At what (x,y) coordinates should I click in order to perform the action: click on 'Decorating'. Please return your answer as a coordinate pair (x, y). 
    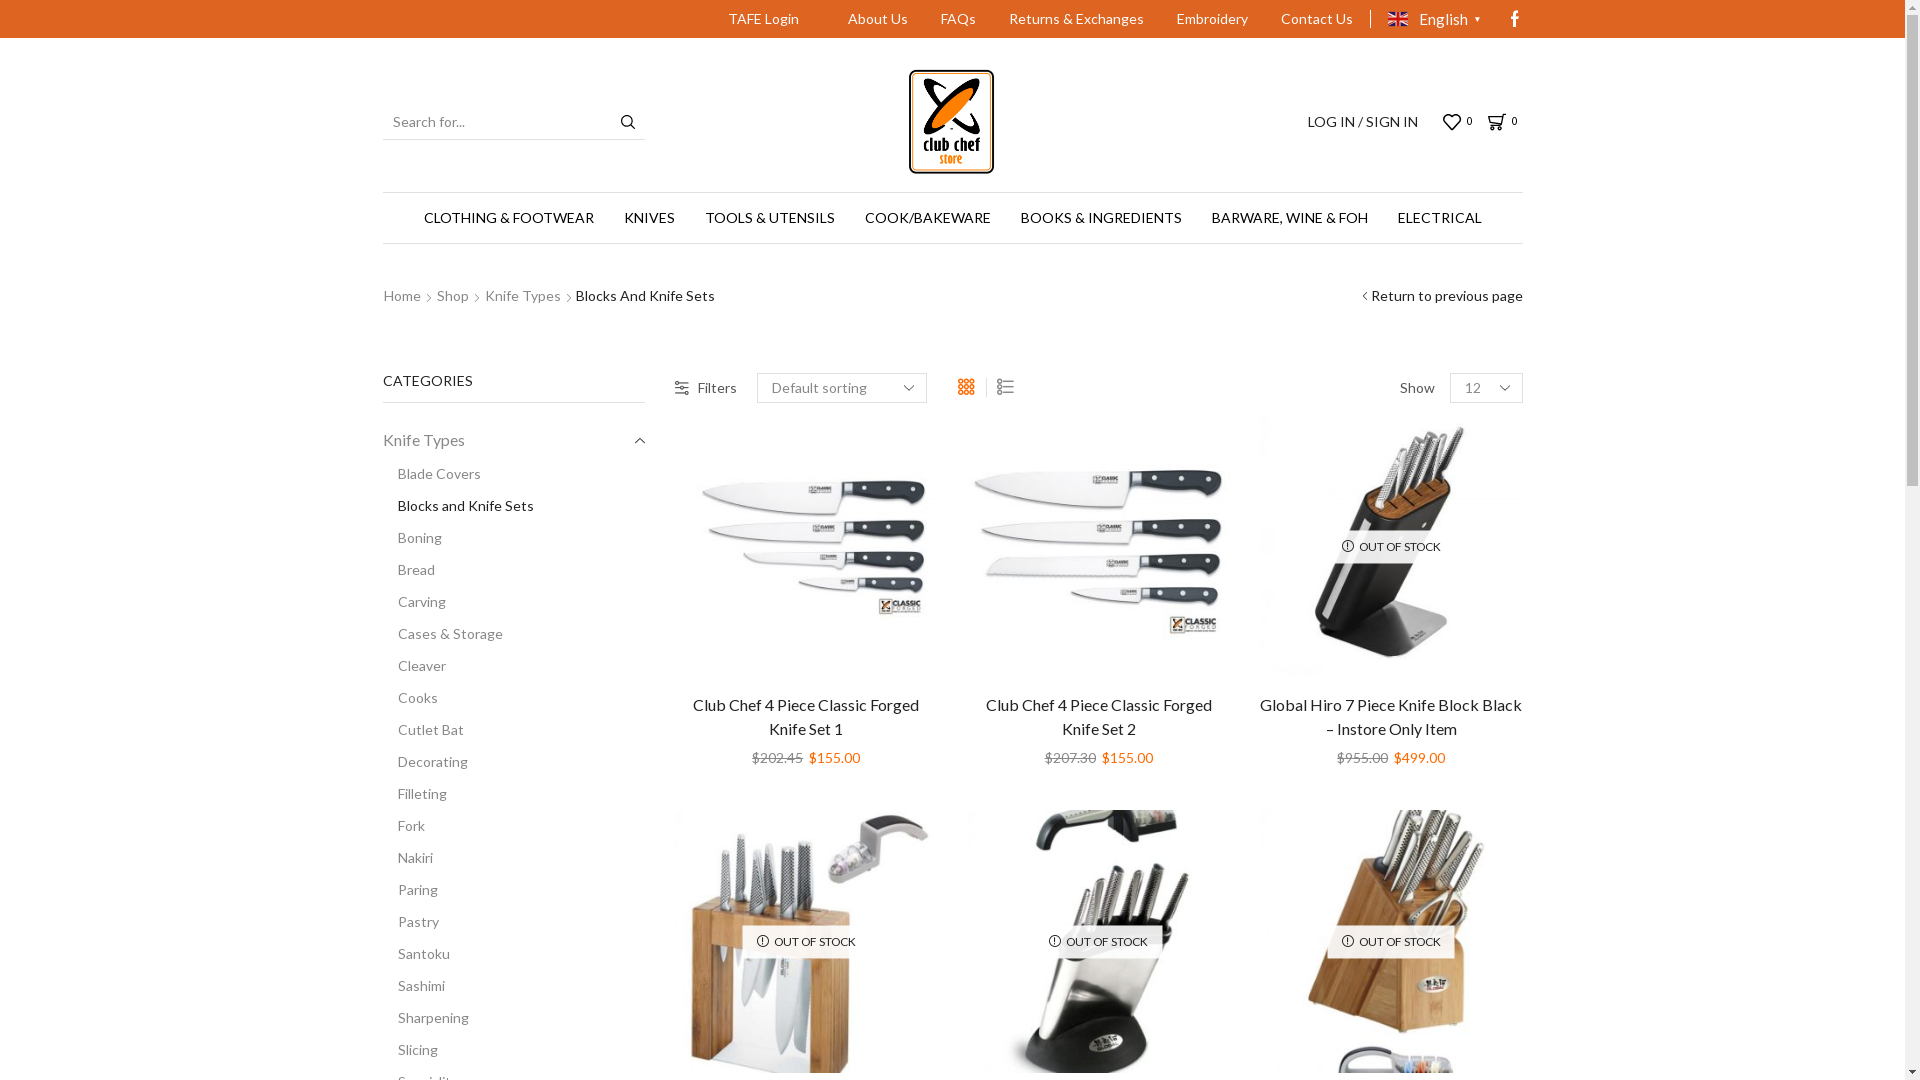
    Looking at the image, I should click on (382, 762).